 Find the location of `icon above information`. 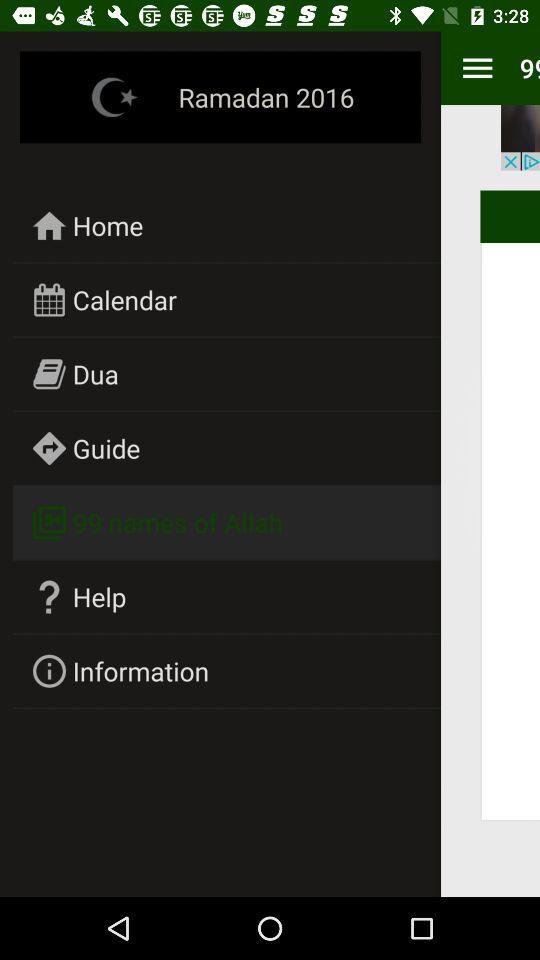

icon above information is located at coordinates (98, 596).